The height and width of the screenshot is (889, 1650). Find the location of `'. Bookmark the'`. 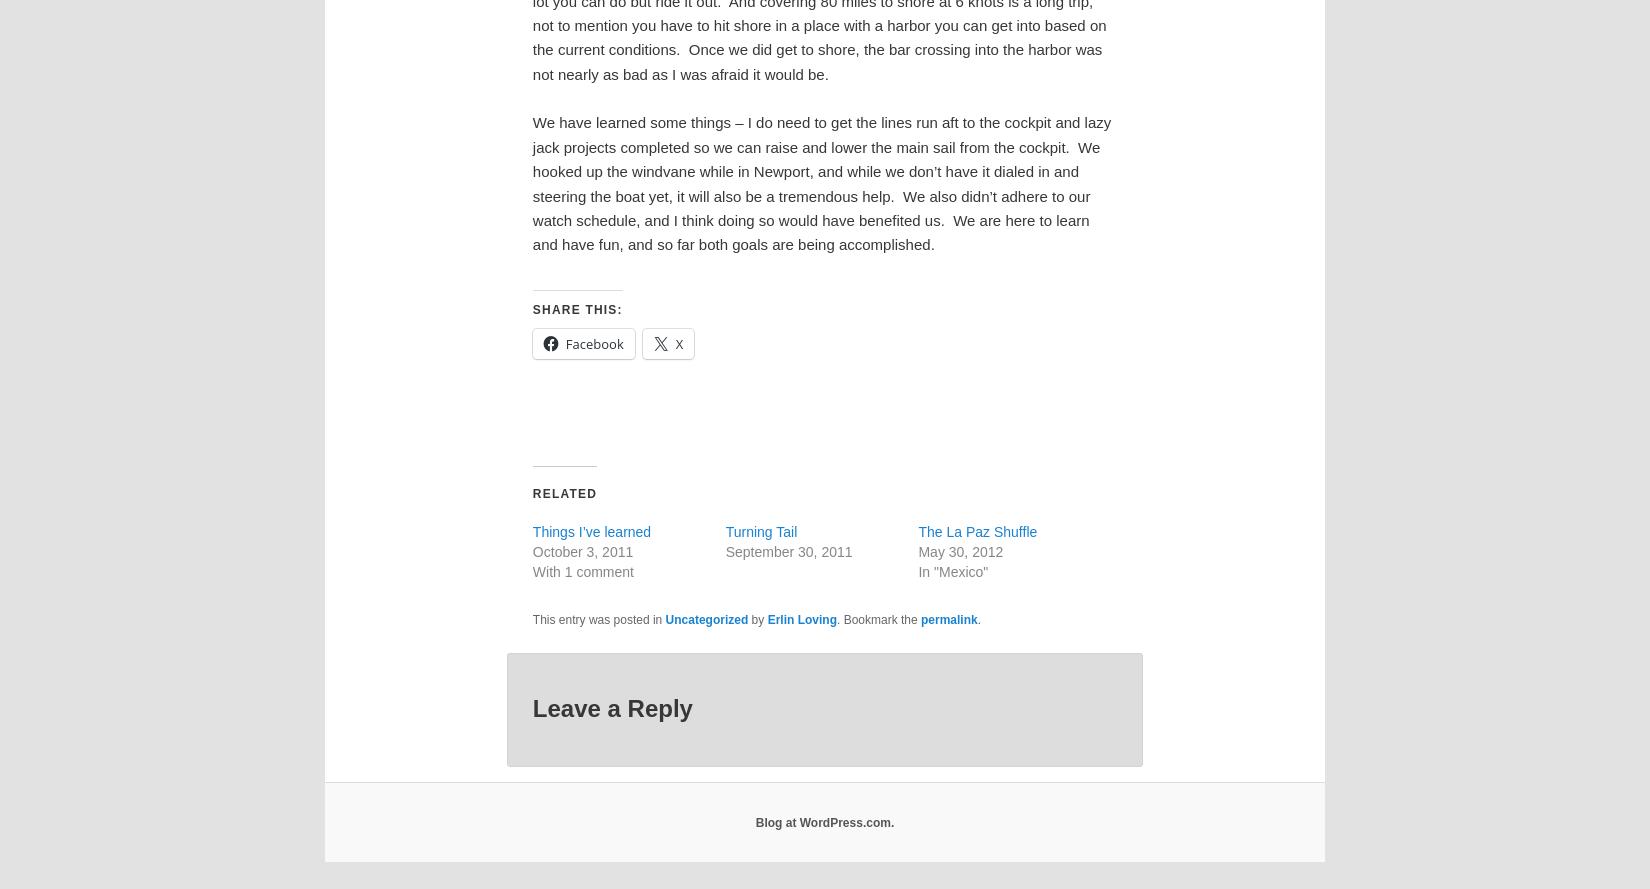

'. Bookmark the' is located at coordinates (836, 618).